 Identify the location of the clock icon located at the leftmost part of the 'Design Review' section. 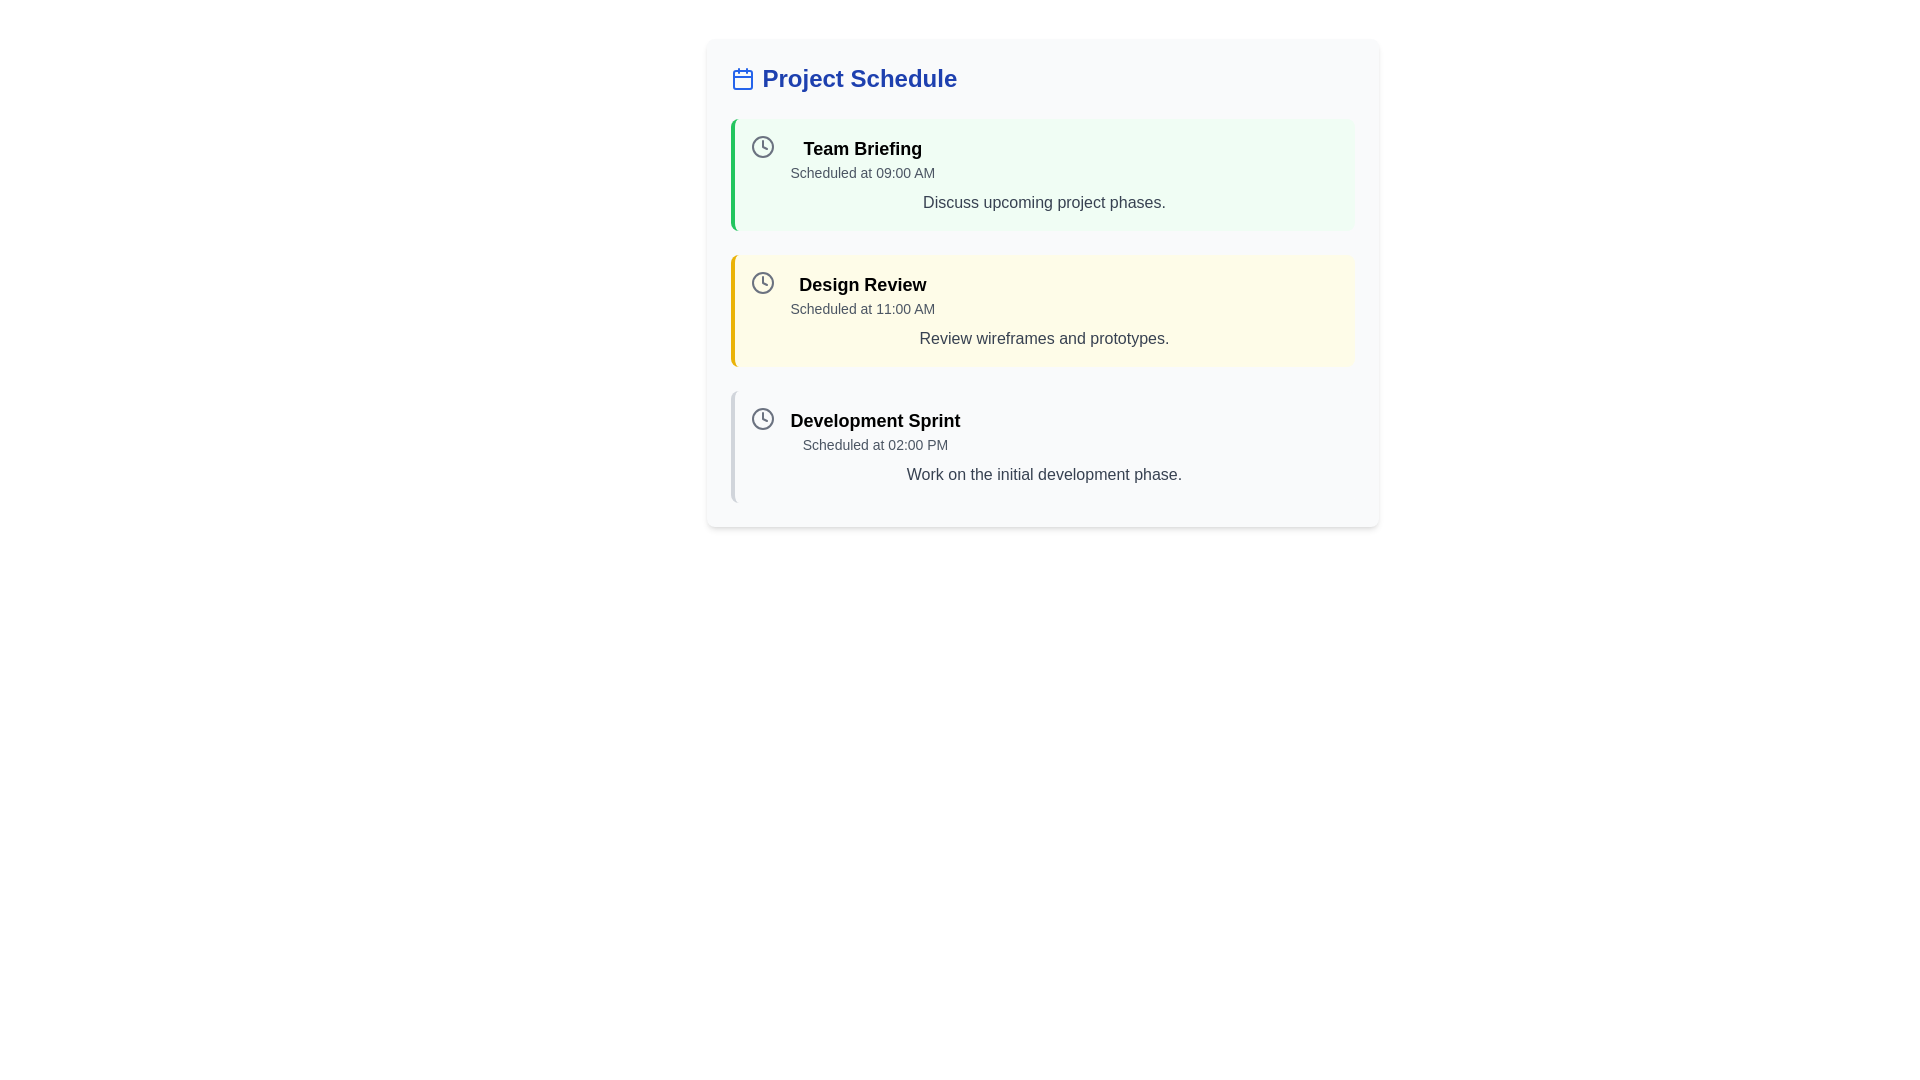
(761, 282).